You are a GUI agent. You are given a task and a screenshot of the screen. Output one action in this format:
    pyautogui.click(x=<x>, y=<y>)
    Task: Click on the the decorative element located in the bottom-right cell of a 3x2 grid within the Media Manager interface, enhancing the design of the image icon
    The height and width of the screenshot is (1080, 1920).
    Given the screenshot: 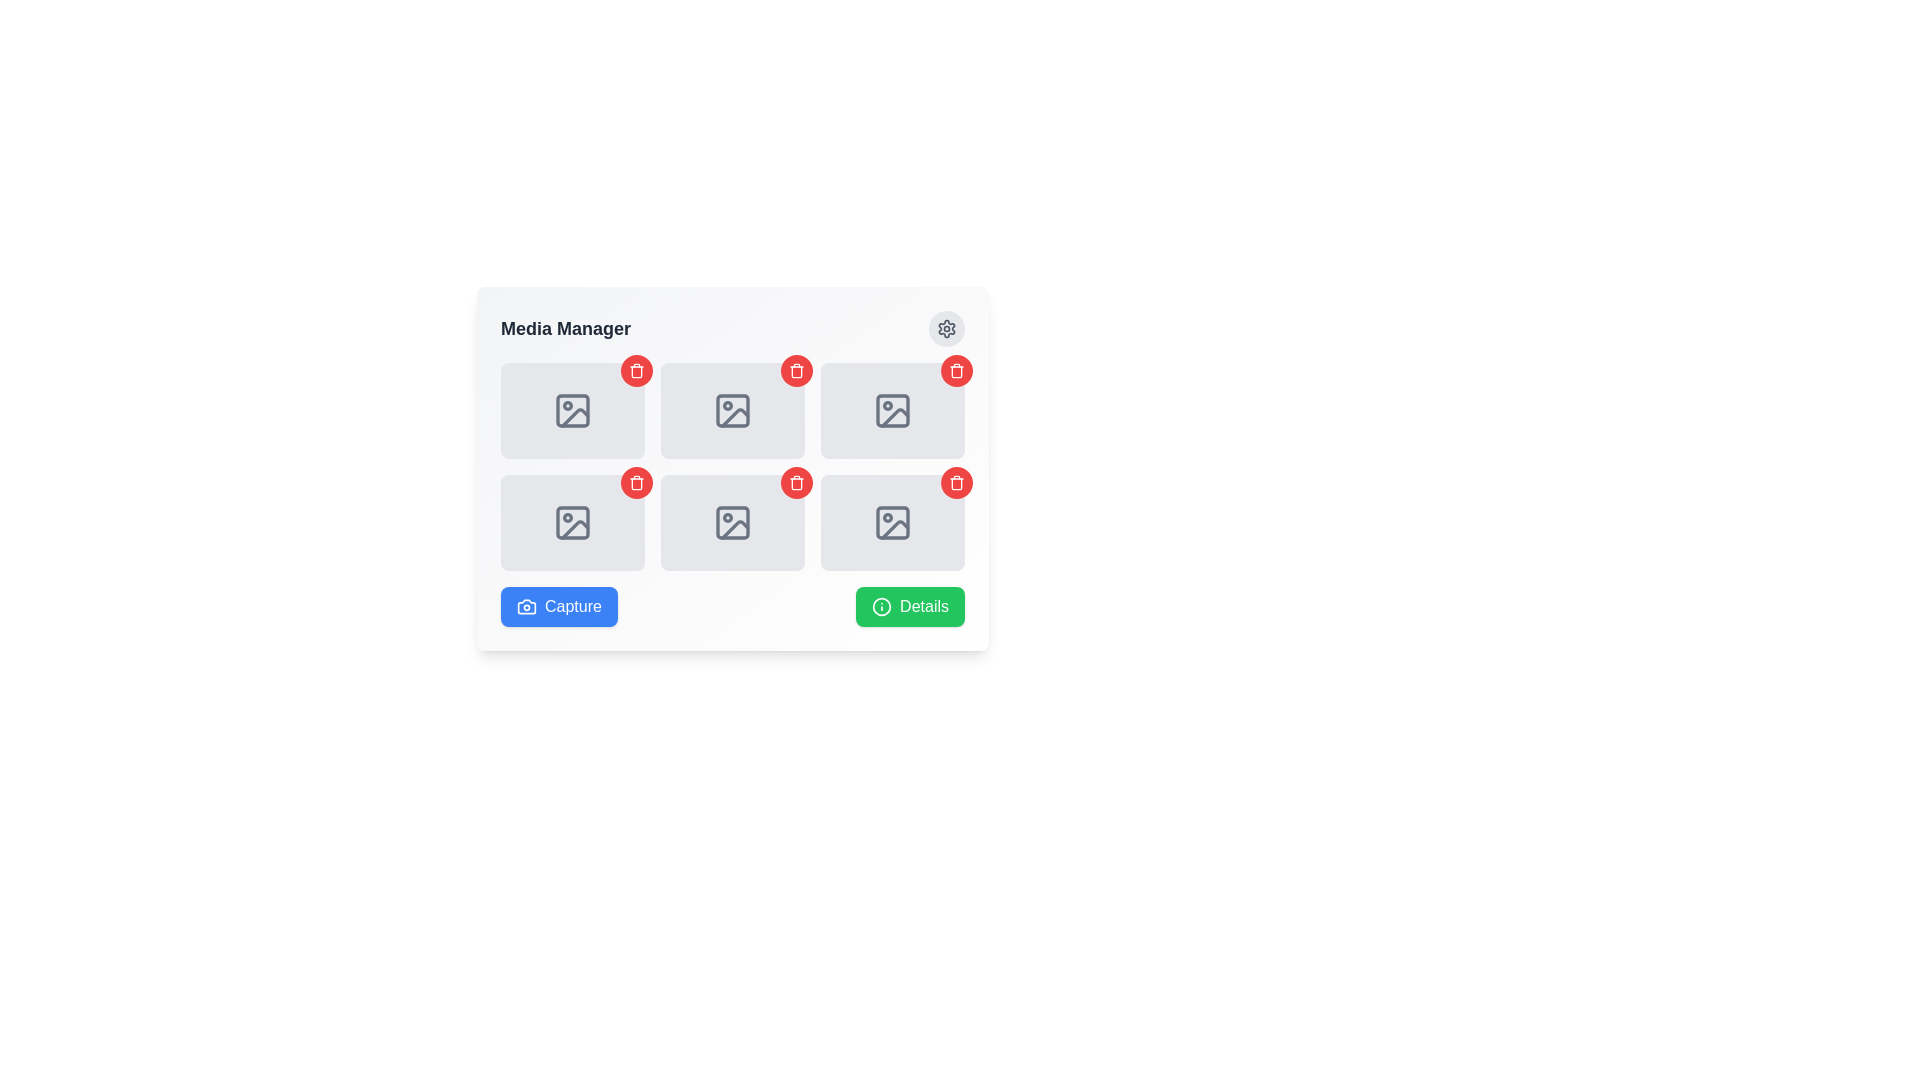 What is the action you would take?
    pyautogui.click(x=891, y=522)
    